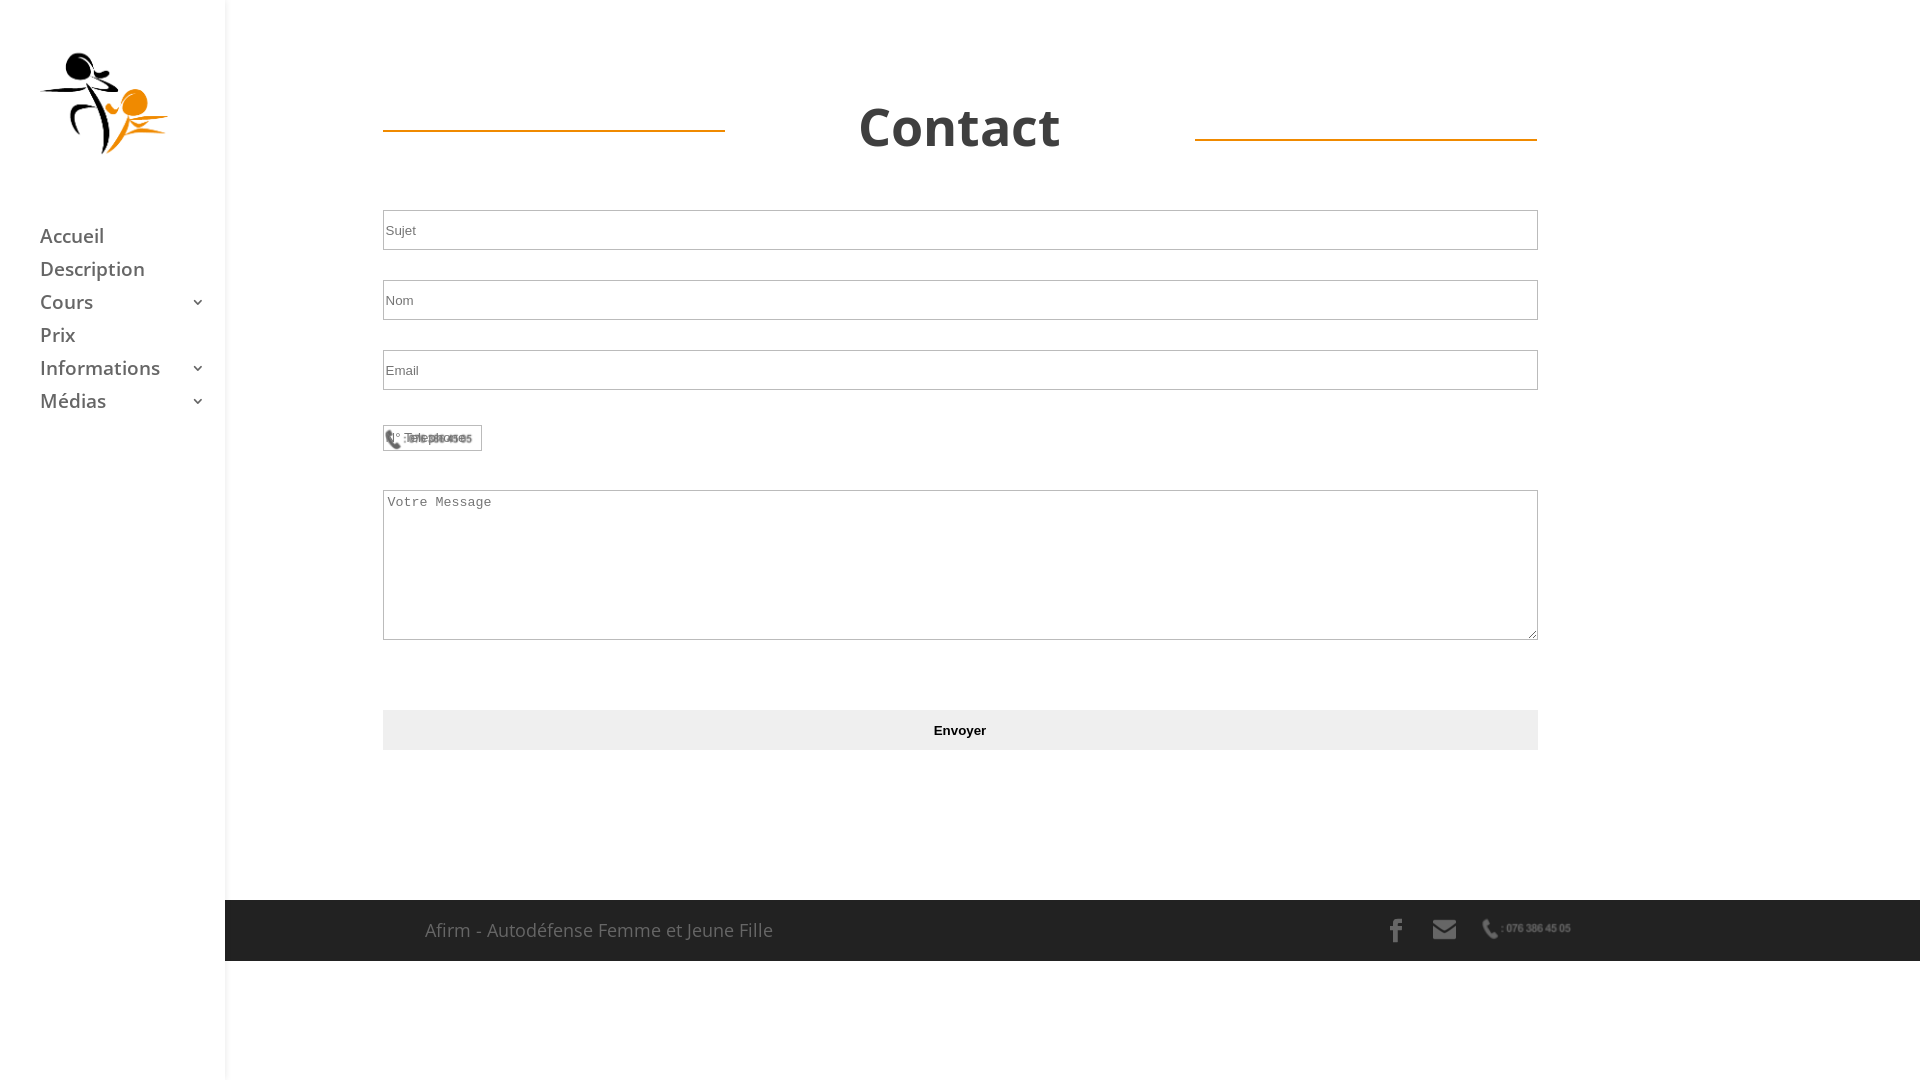 The image size is (1920, 1080). Describe the element at coordinates (131, 377) in the screenshot. I see `'Informations'` at that location.